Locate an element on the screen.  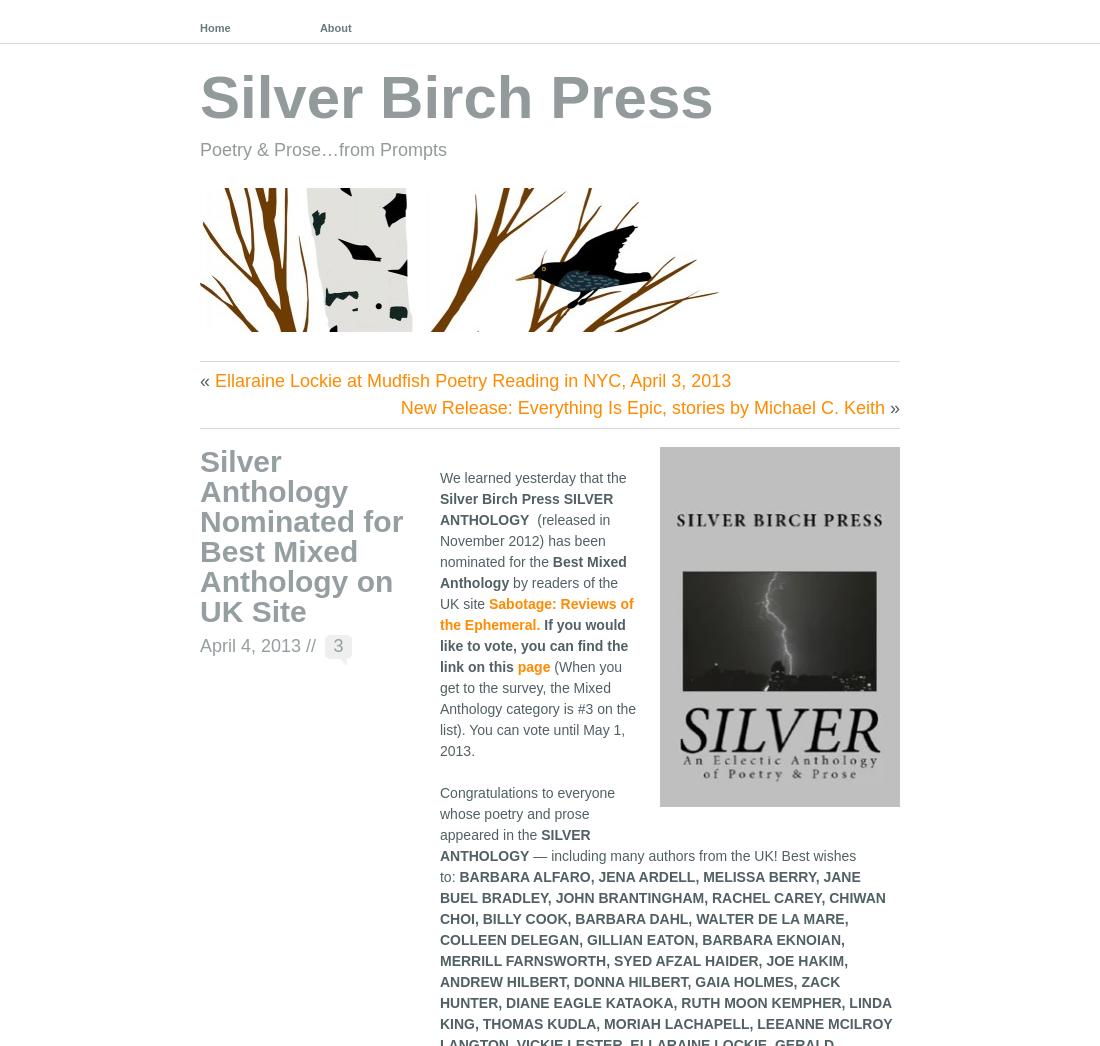
'Congratulations to everyone whose poetry and prose appeared in the' is located at coordinates (527, 812).